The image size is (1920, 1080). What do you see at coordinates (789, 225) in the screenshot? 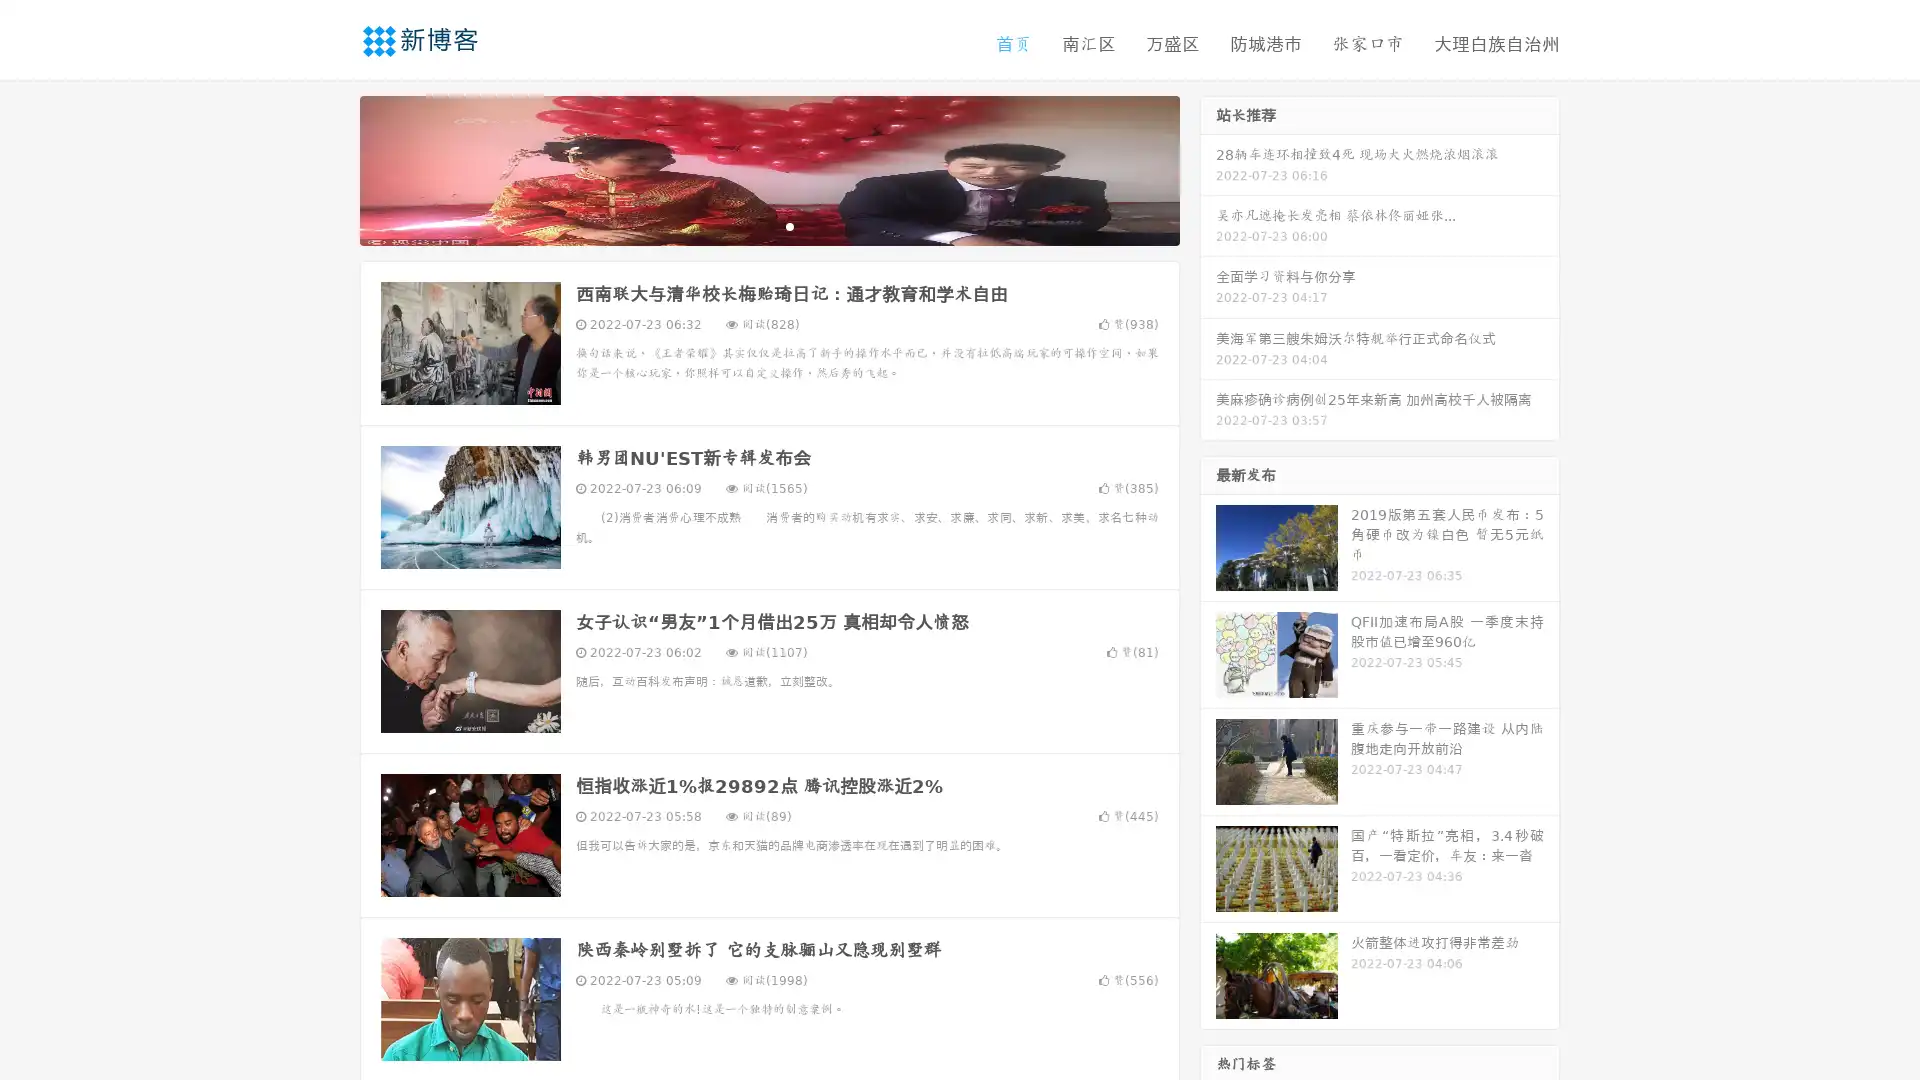
I see `Go to slide 3` at bounding box center [789, 225].